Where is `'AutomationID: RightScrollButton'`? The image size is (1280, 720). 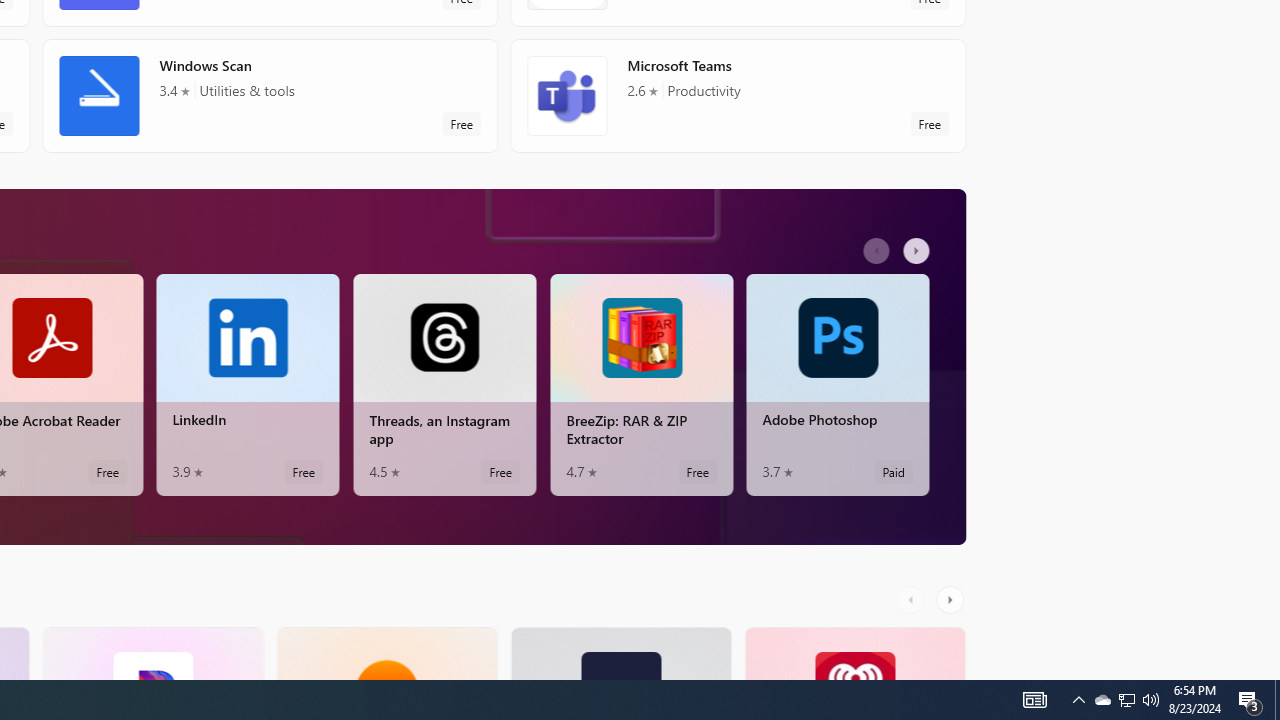
'AutomationID: RightScrollButton' is located at coordinates (951, 598).